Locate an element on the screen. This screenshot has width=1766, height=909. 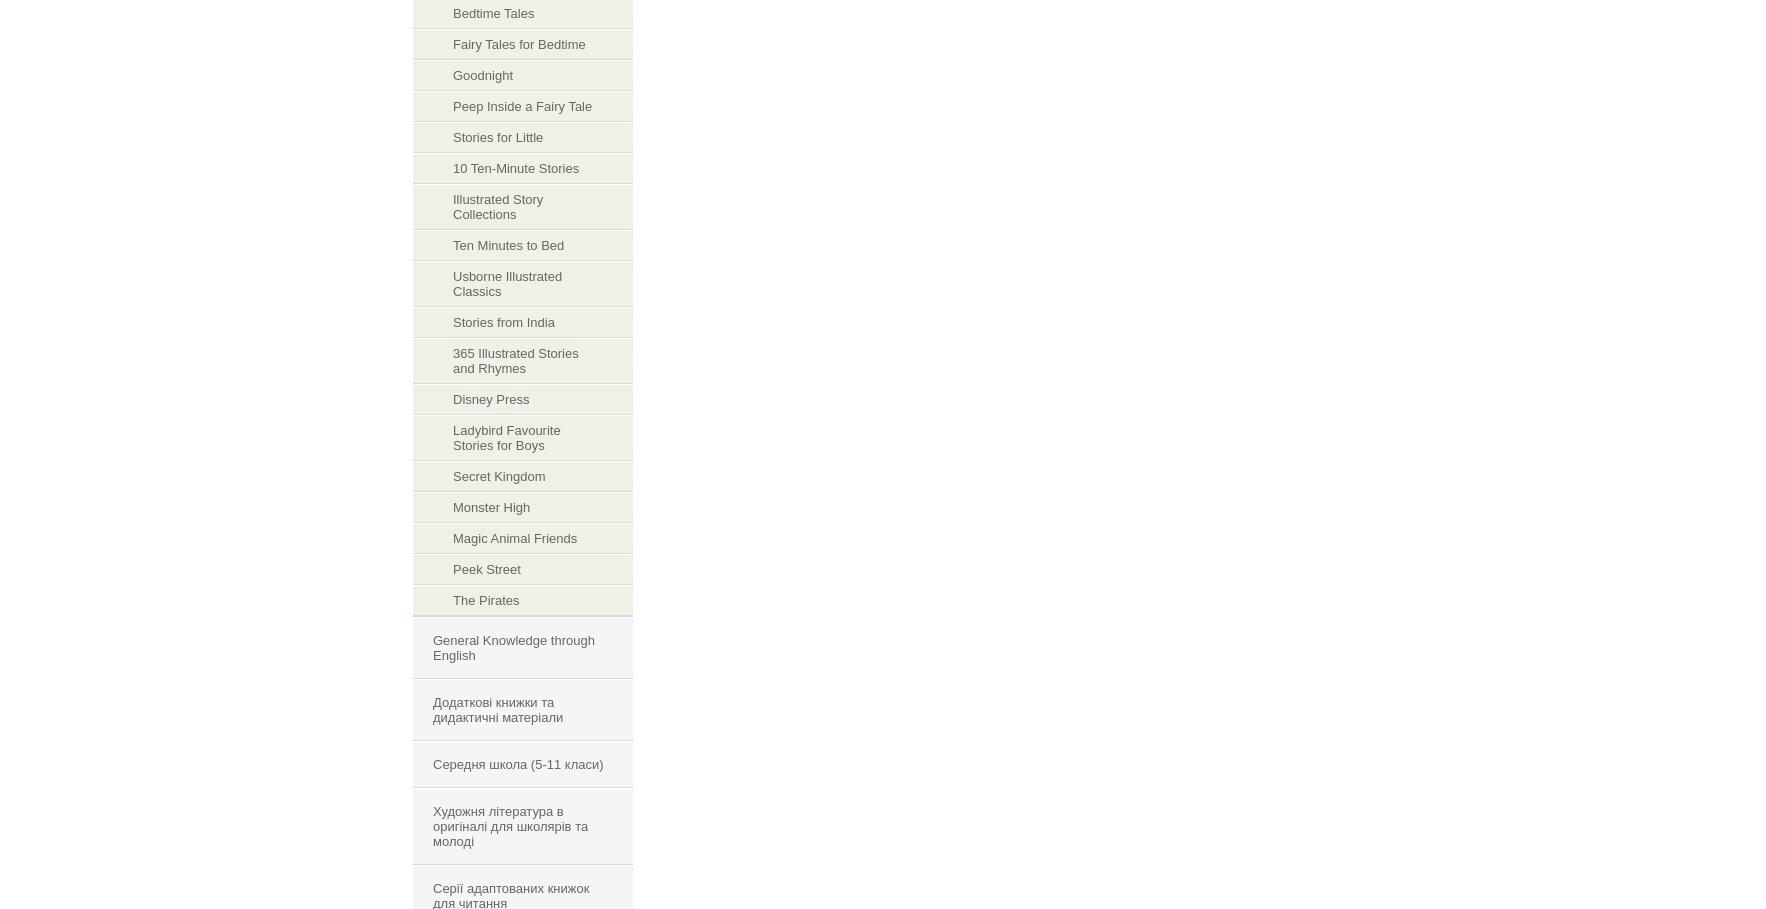
'Illustrated Story Collections' is located at coordinates (498, 206).